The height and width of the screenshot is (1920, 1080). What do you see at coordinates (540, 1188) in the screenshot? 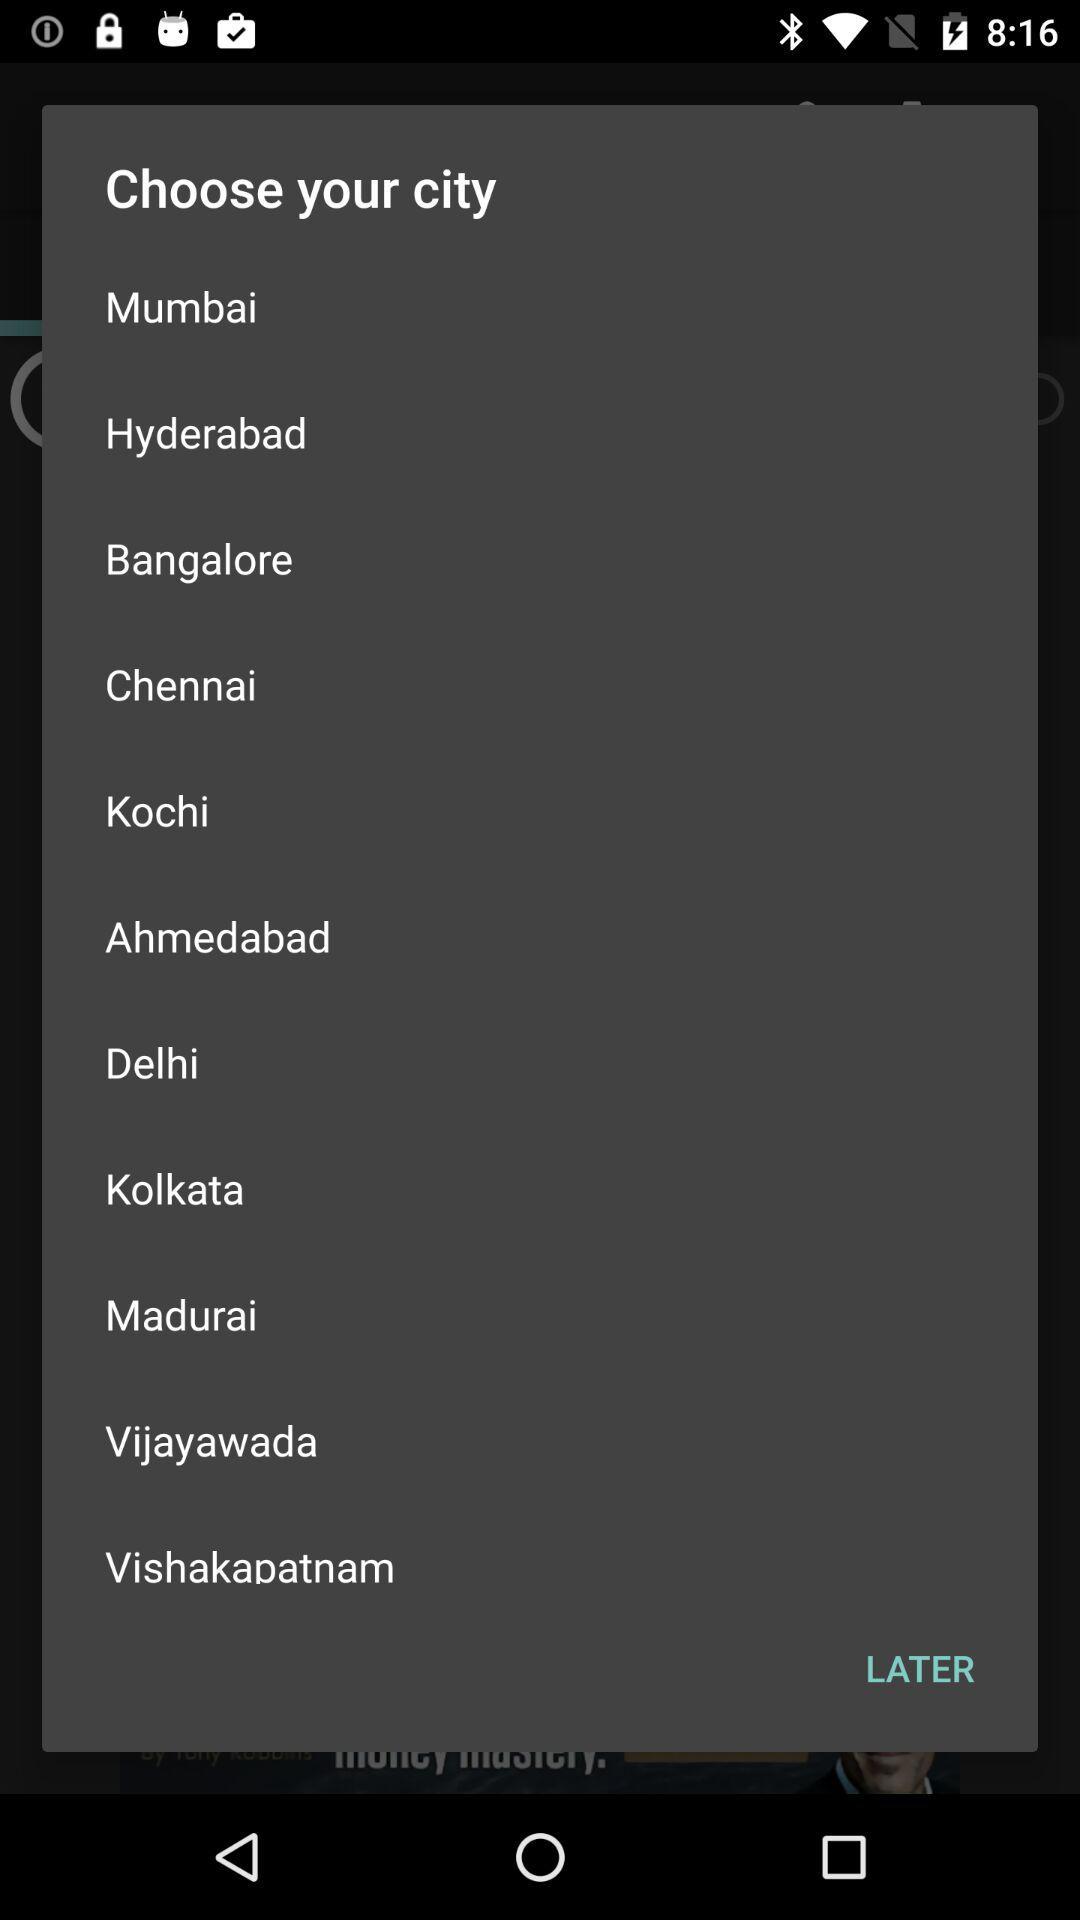
I see `kolkata icon` at bounding box center [540, 1188].